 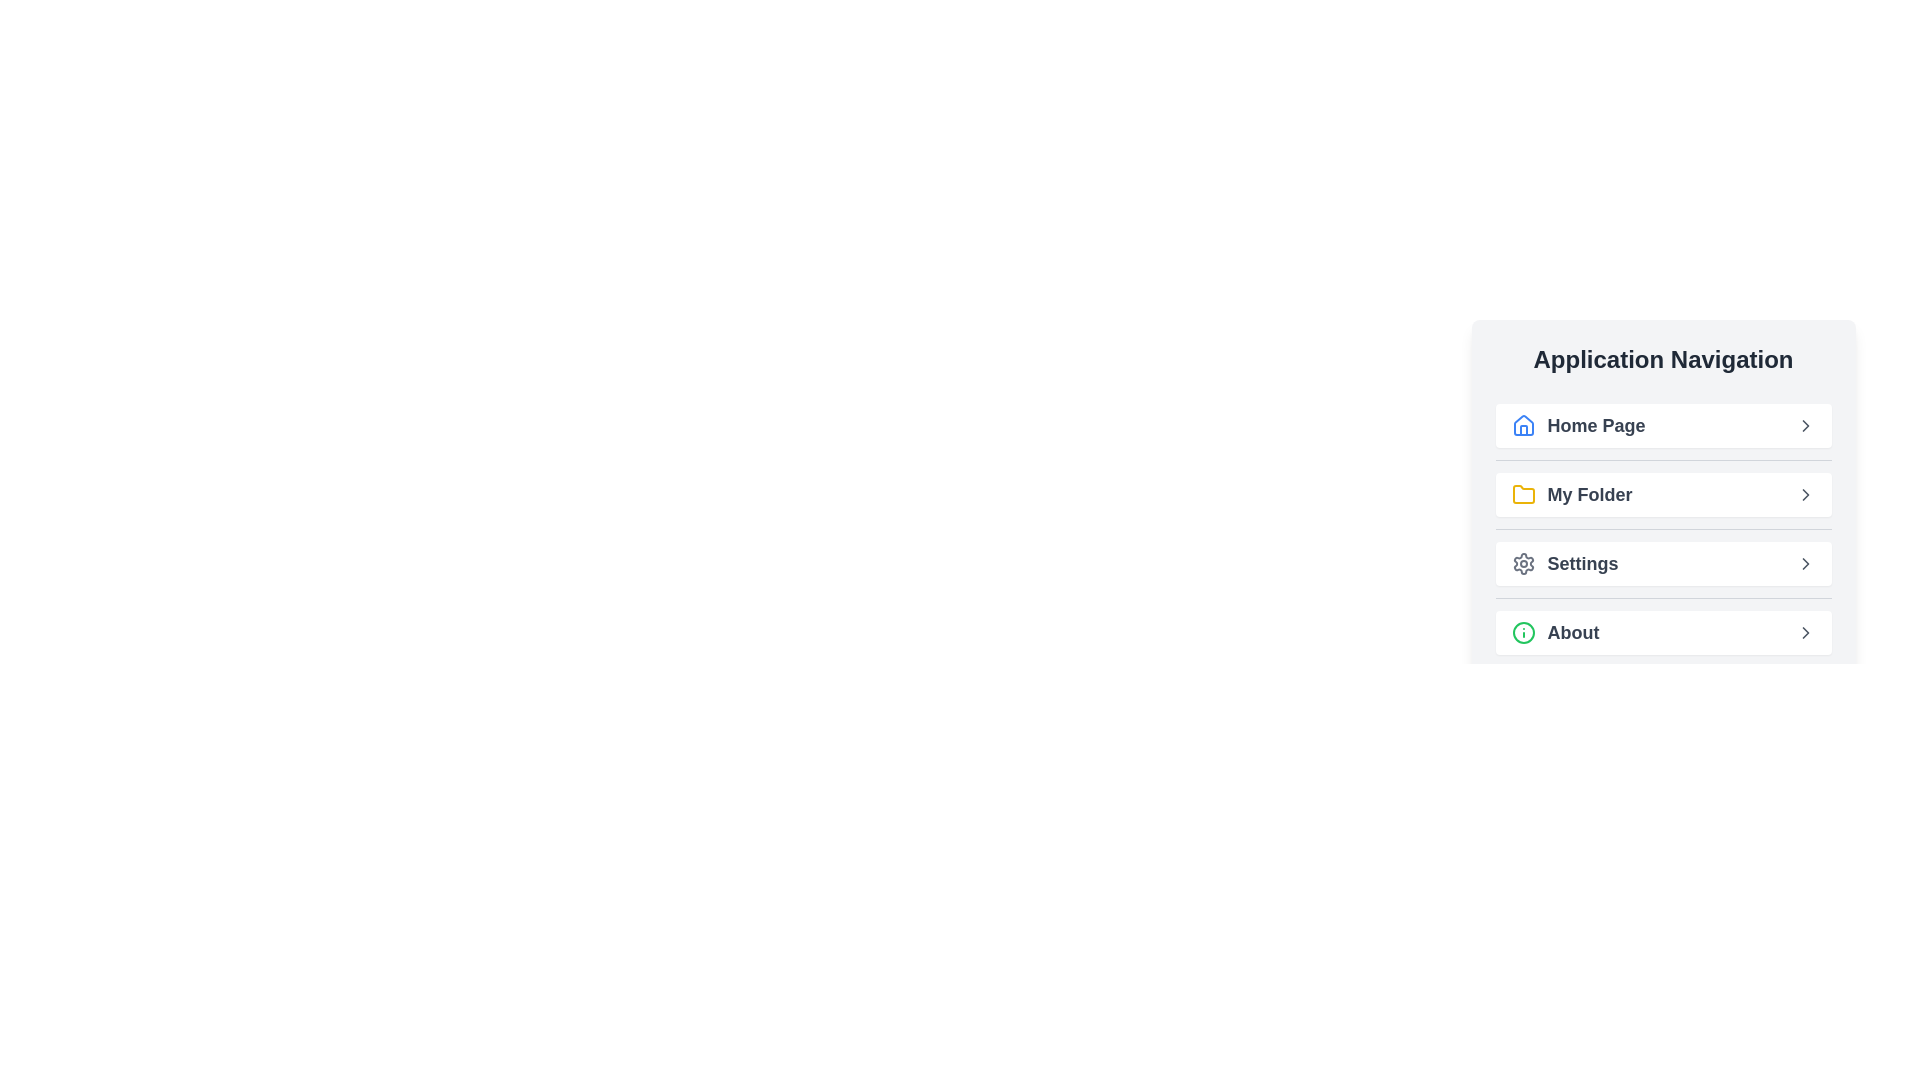 I want to click on the settings gear icon, which is the main shape within the settings option in the navigation menu, so click(x=1522, y=563).